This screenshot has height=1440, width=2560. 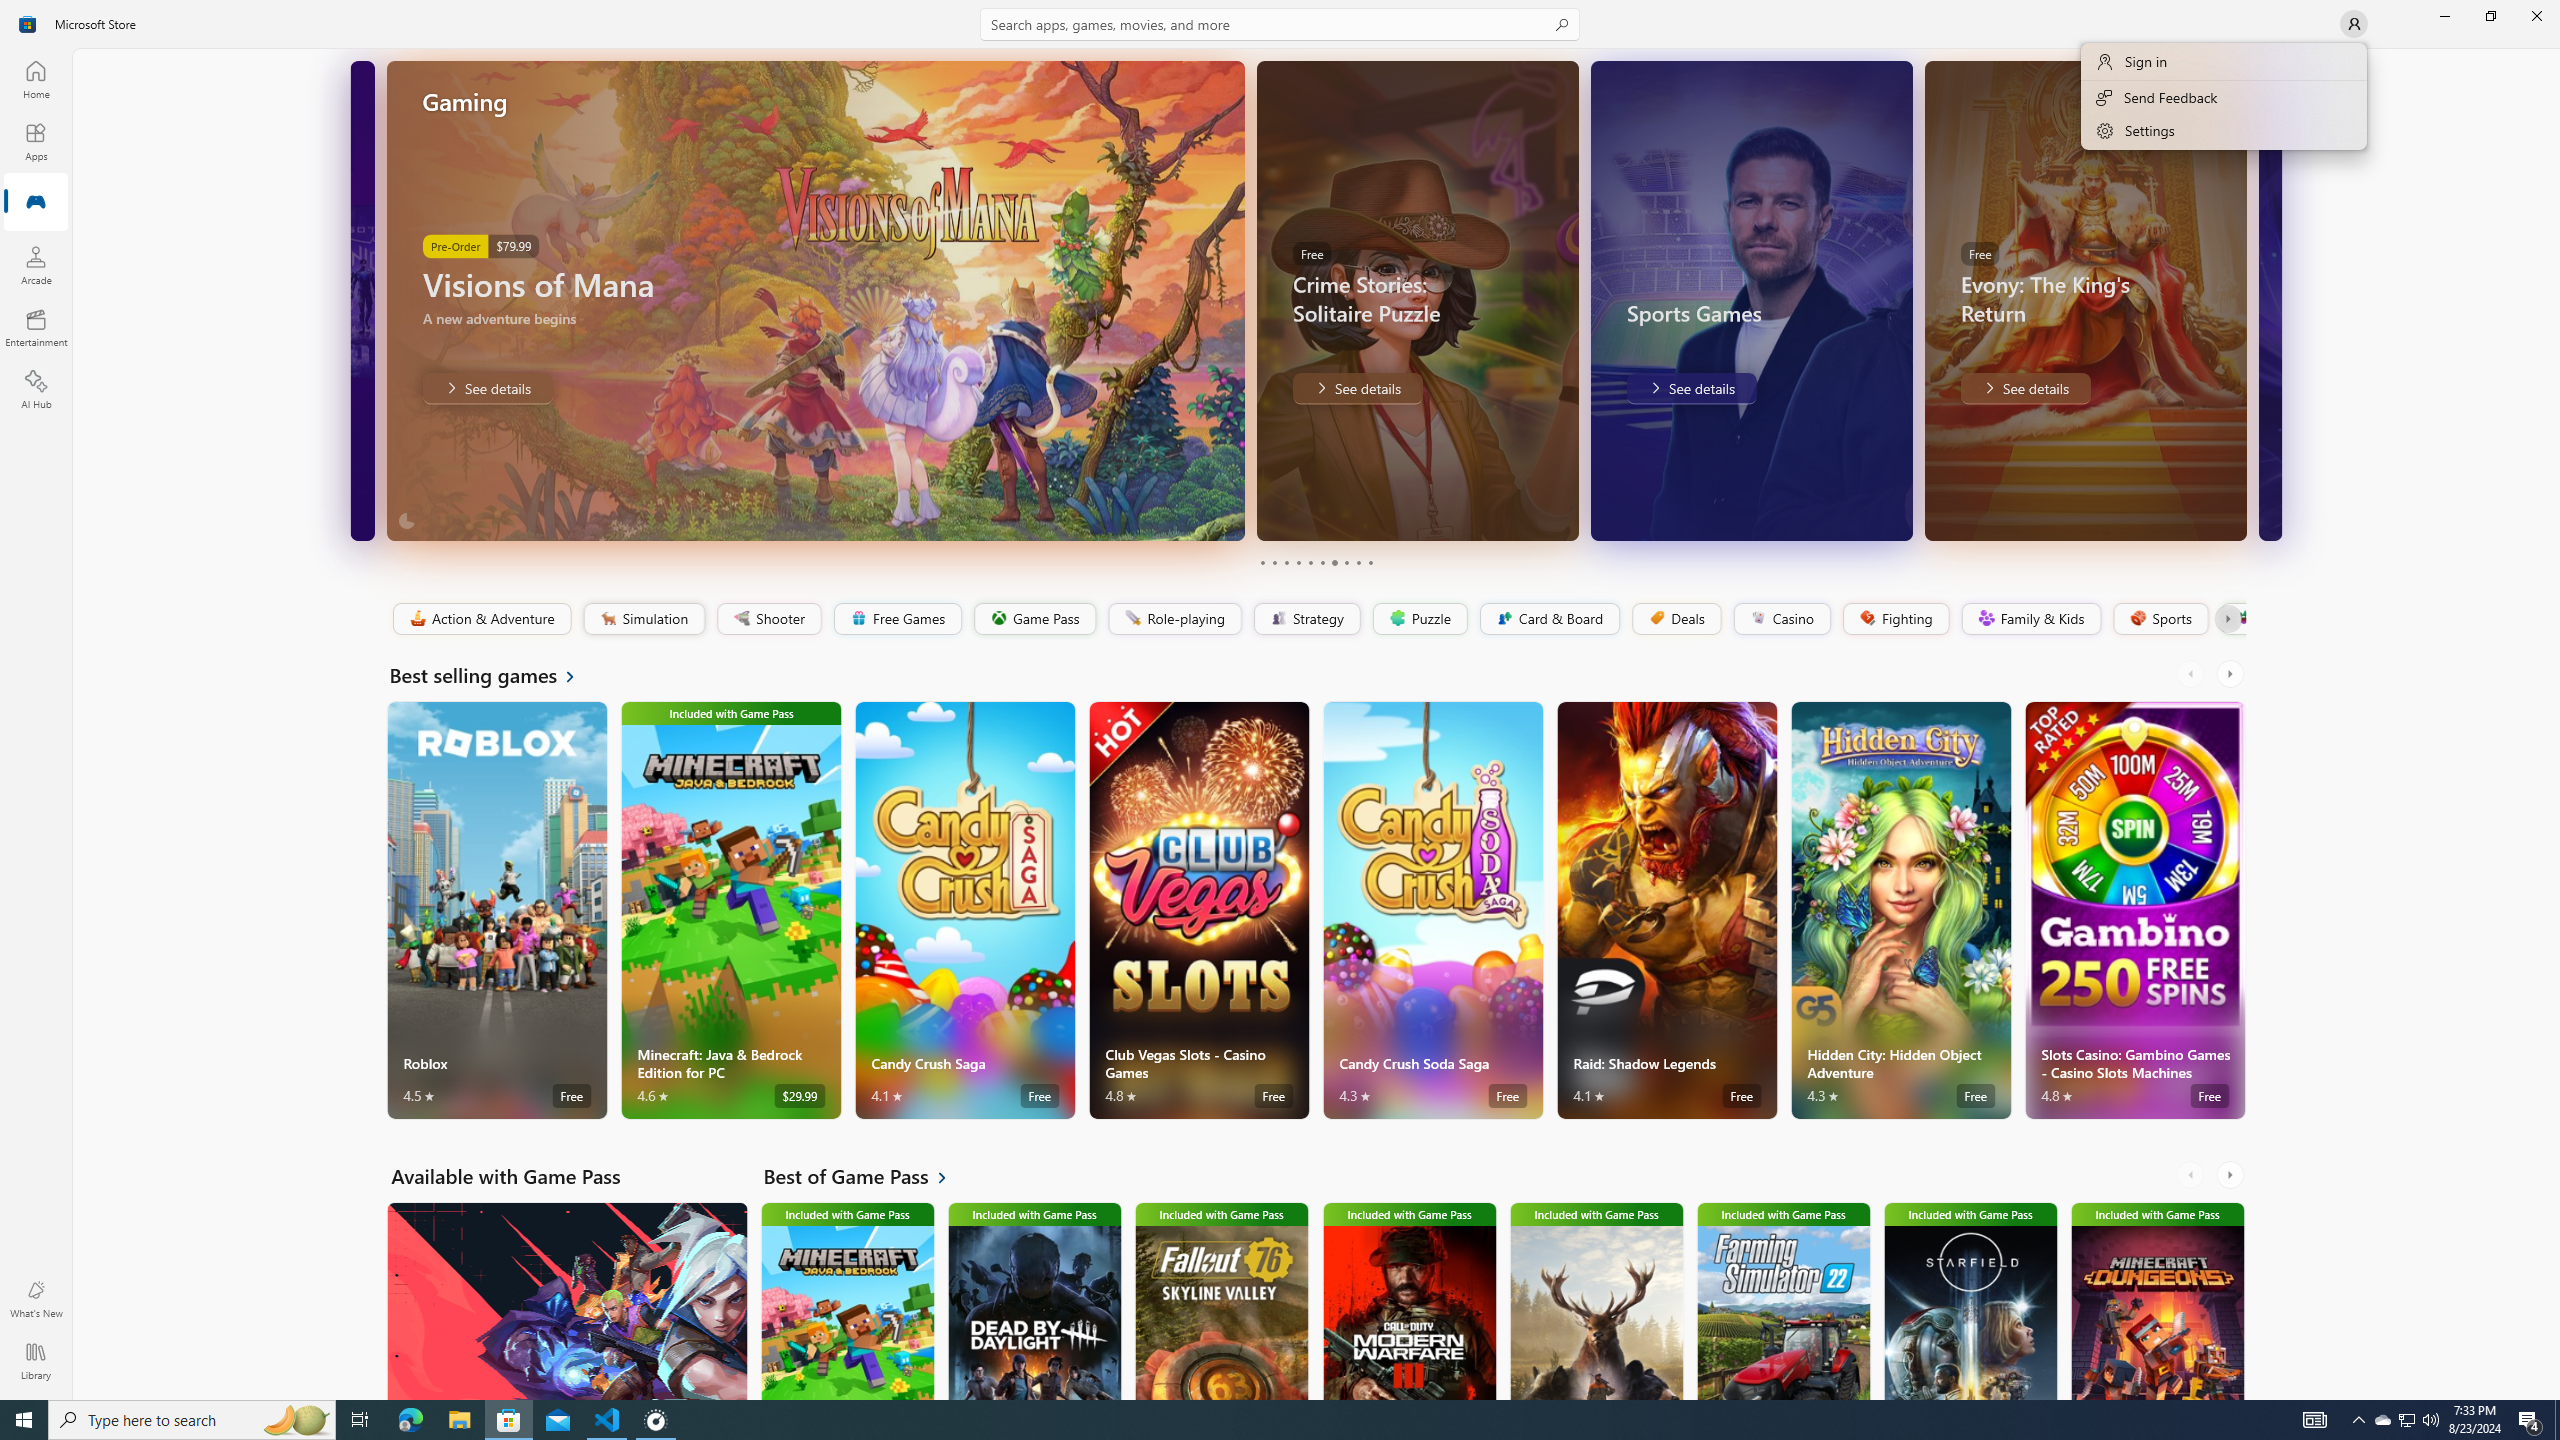 What do you see at coordinates (1280, 23) in the screenshot?
I see `'Search'` at bounding box center [1280, 23].